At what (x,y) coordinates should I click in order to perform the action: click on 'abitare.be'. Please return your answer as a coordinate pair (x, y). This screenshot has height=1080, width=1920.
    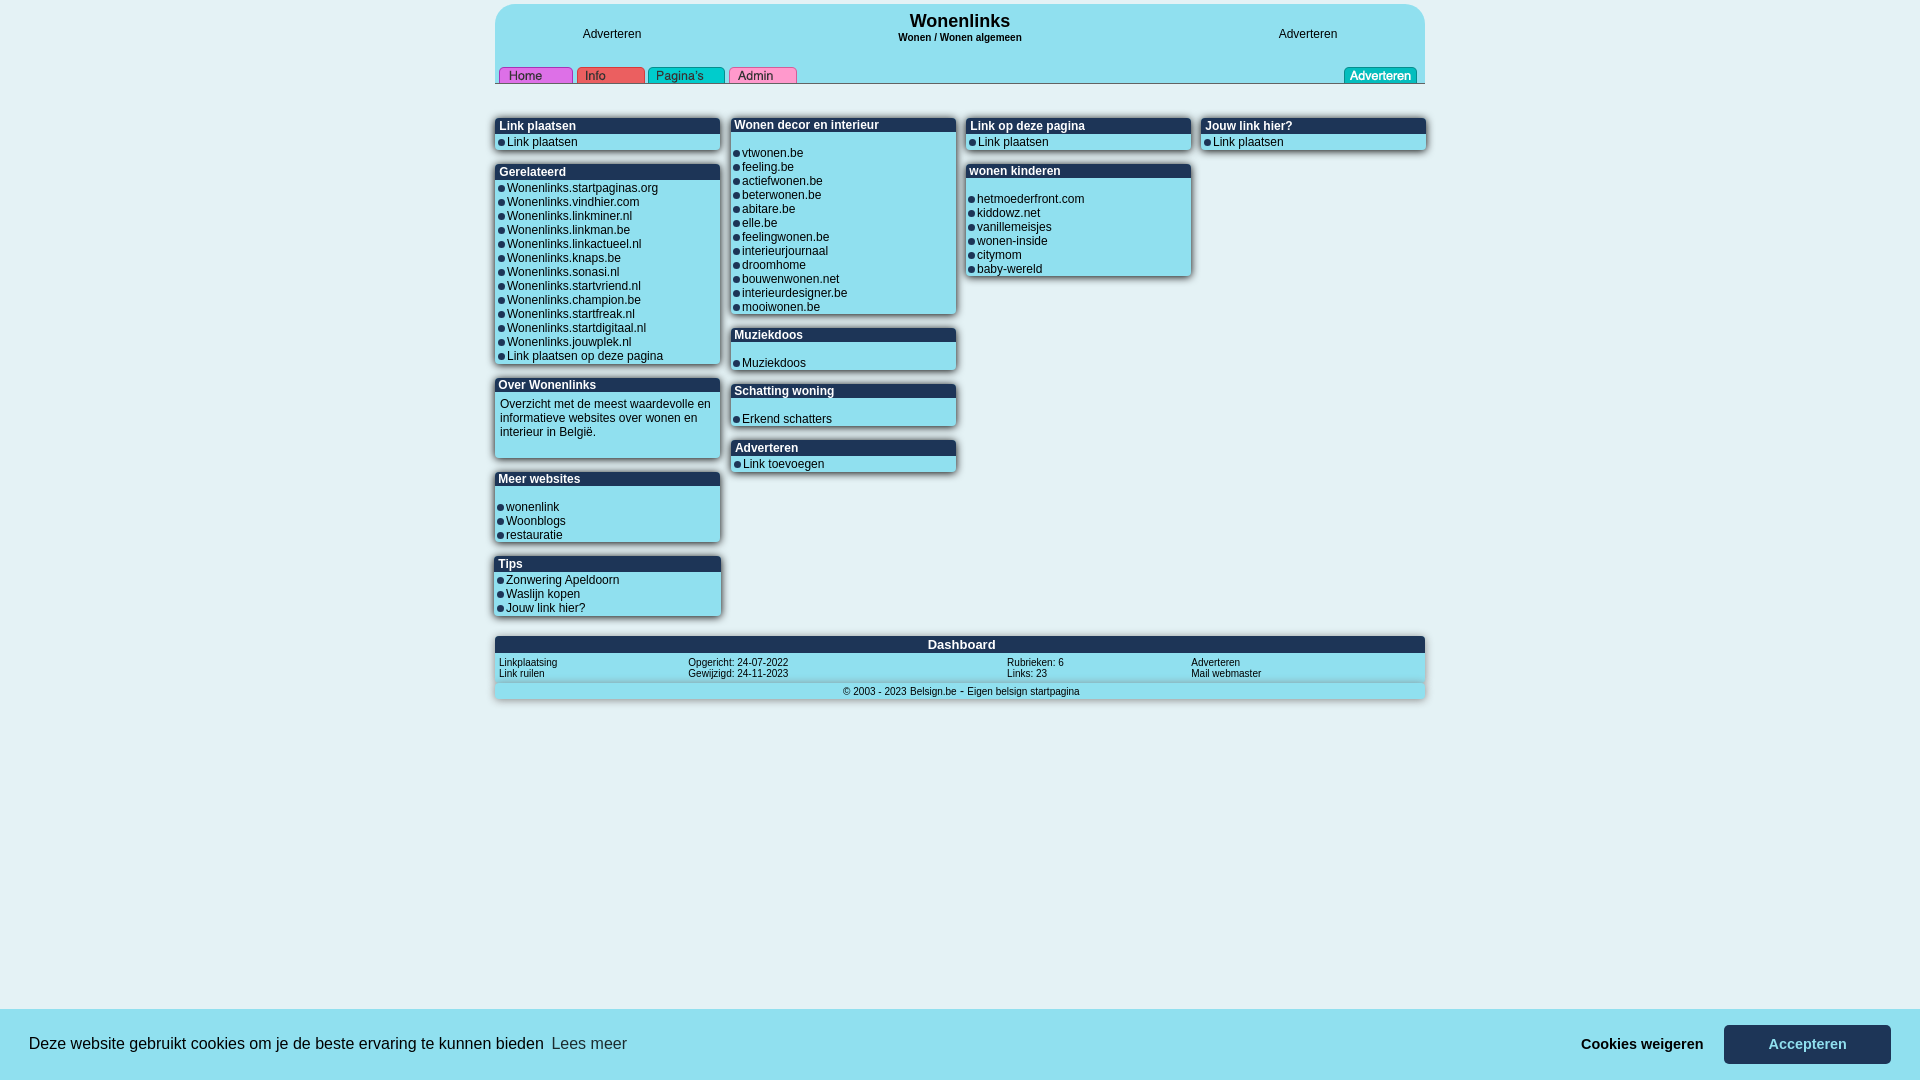
    Looking at the image, I should click on (741, 208).